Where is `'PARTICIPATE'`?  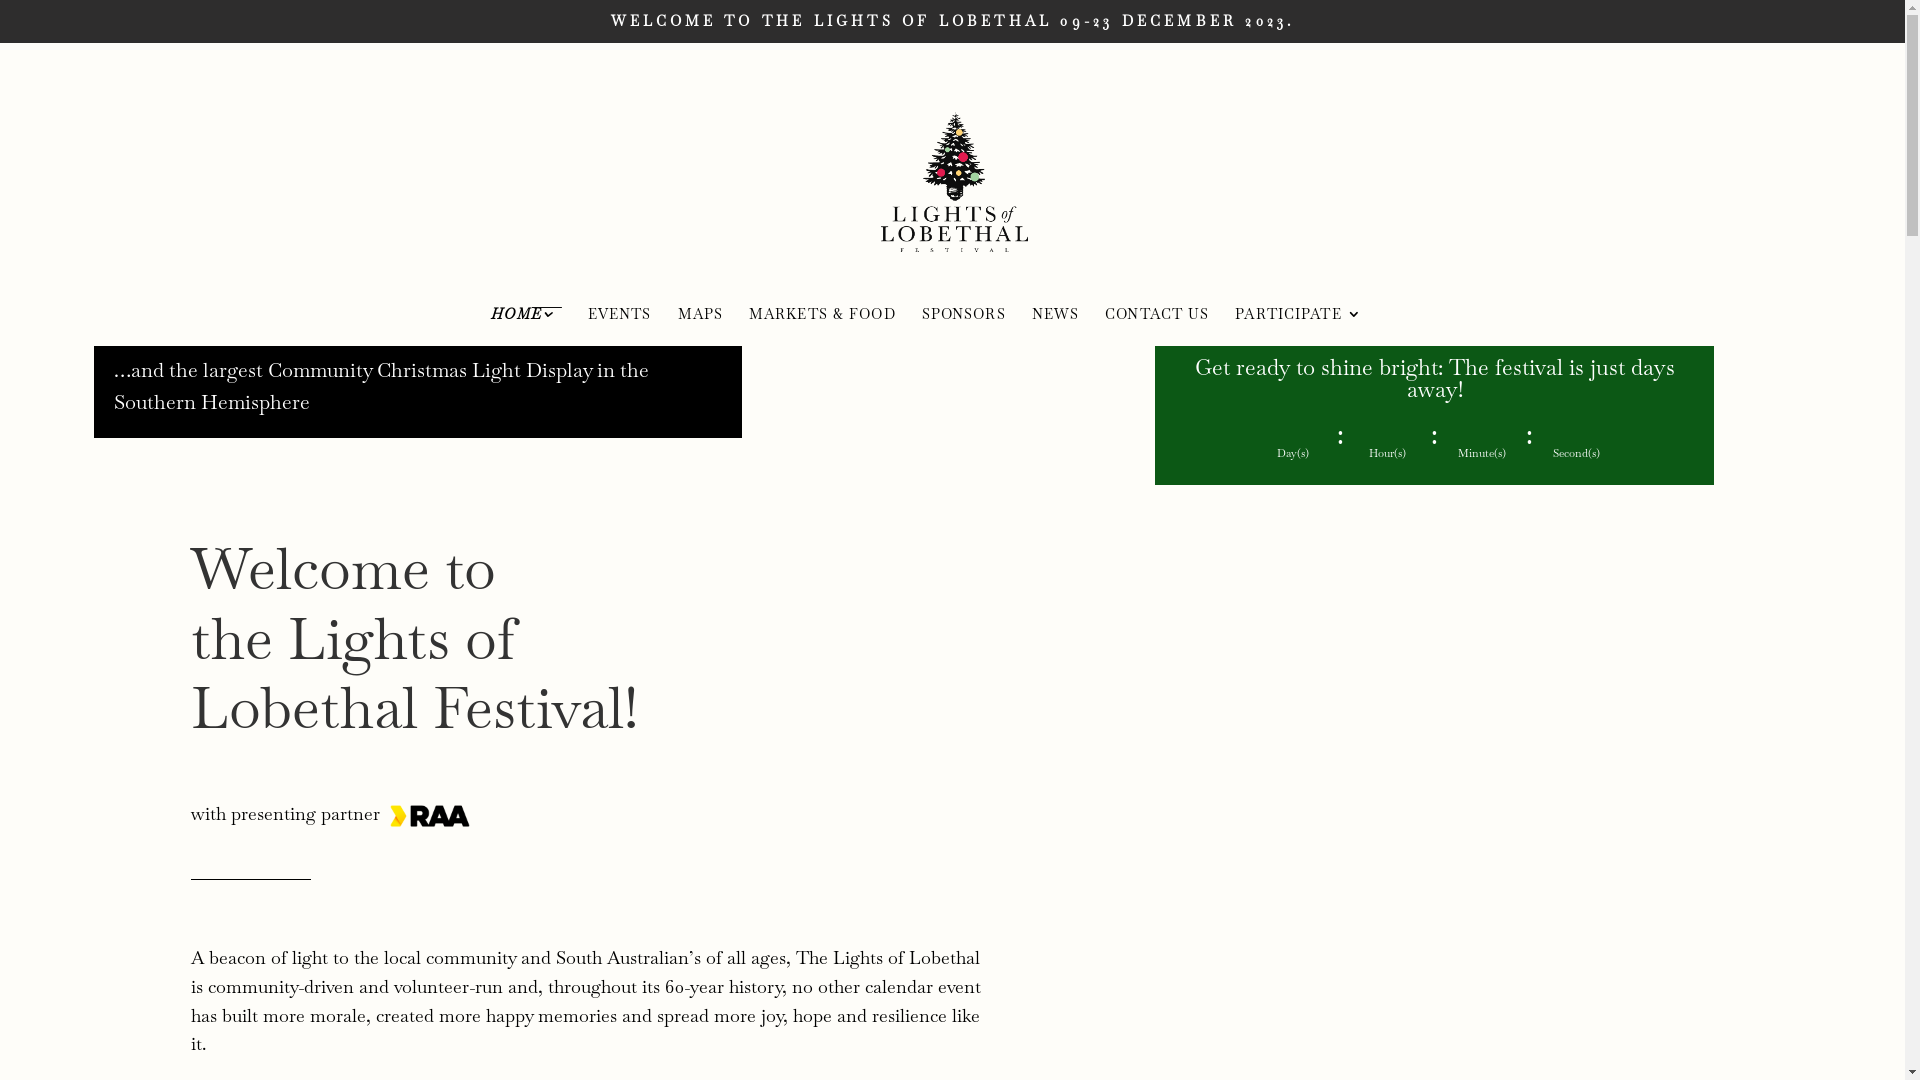
'PARTICIPATE' is located at coordinates (1297, 325).